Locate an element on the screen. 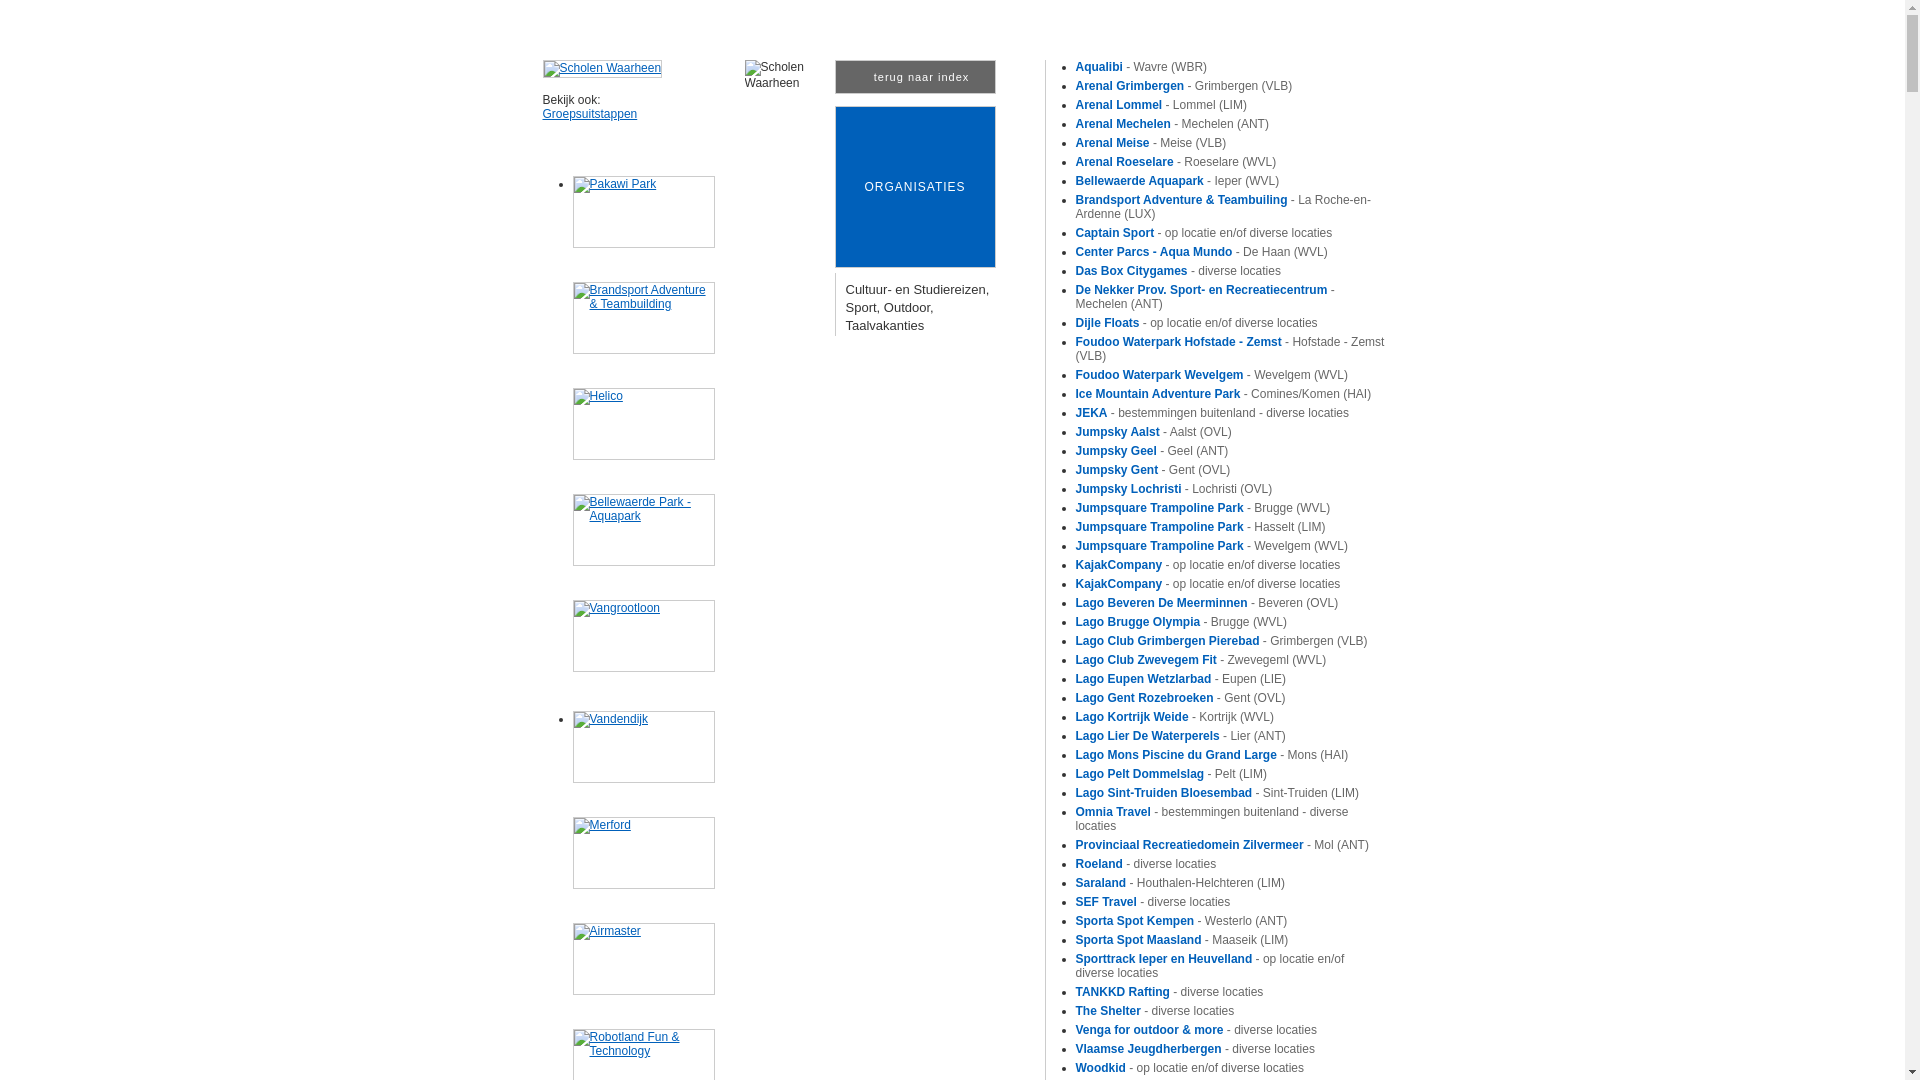  'Arenal Meise - Meise (VLB)' is located at coordinates (1074, 141).